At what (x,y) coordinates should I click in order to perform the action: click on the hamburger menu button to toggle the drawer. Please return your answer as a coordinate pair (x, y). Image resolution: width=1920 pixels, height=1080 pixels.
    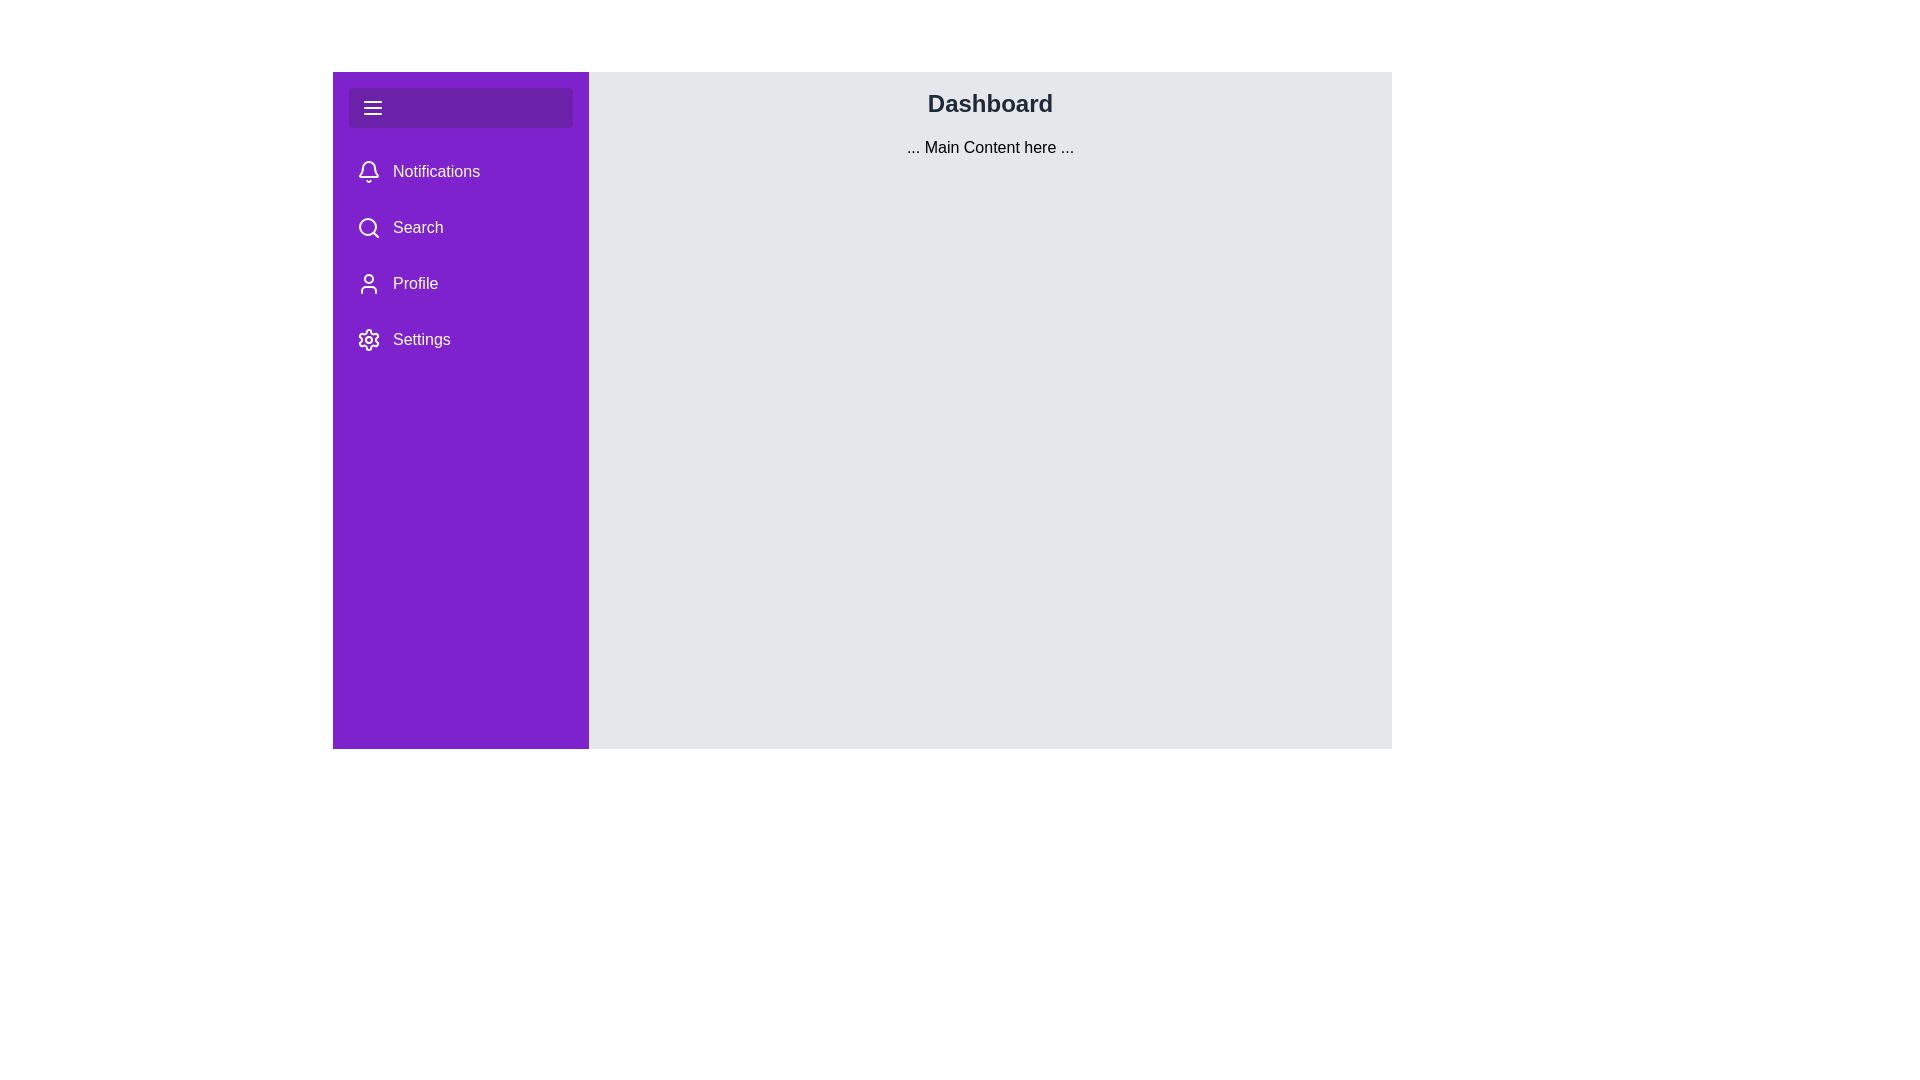
    Looking at the image, I should click on (373, 108).